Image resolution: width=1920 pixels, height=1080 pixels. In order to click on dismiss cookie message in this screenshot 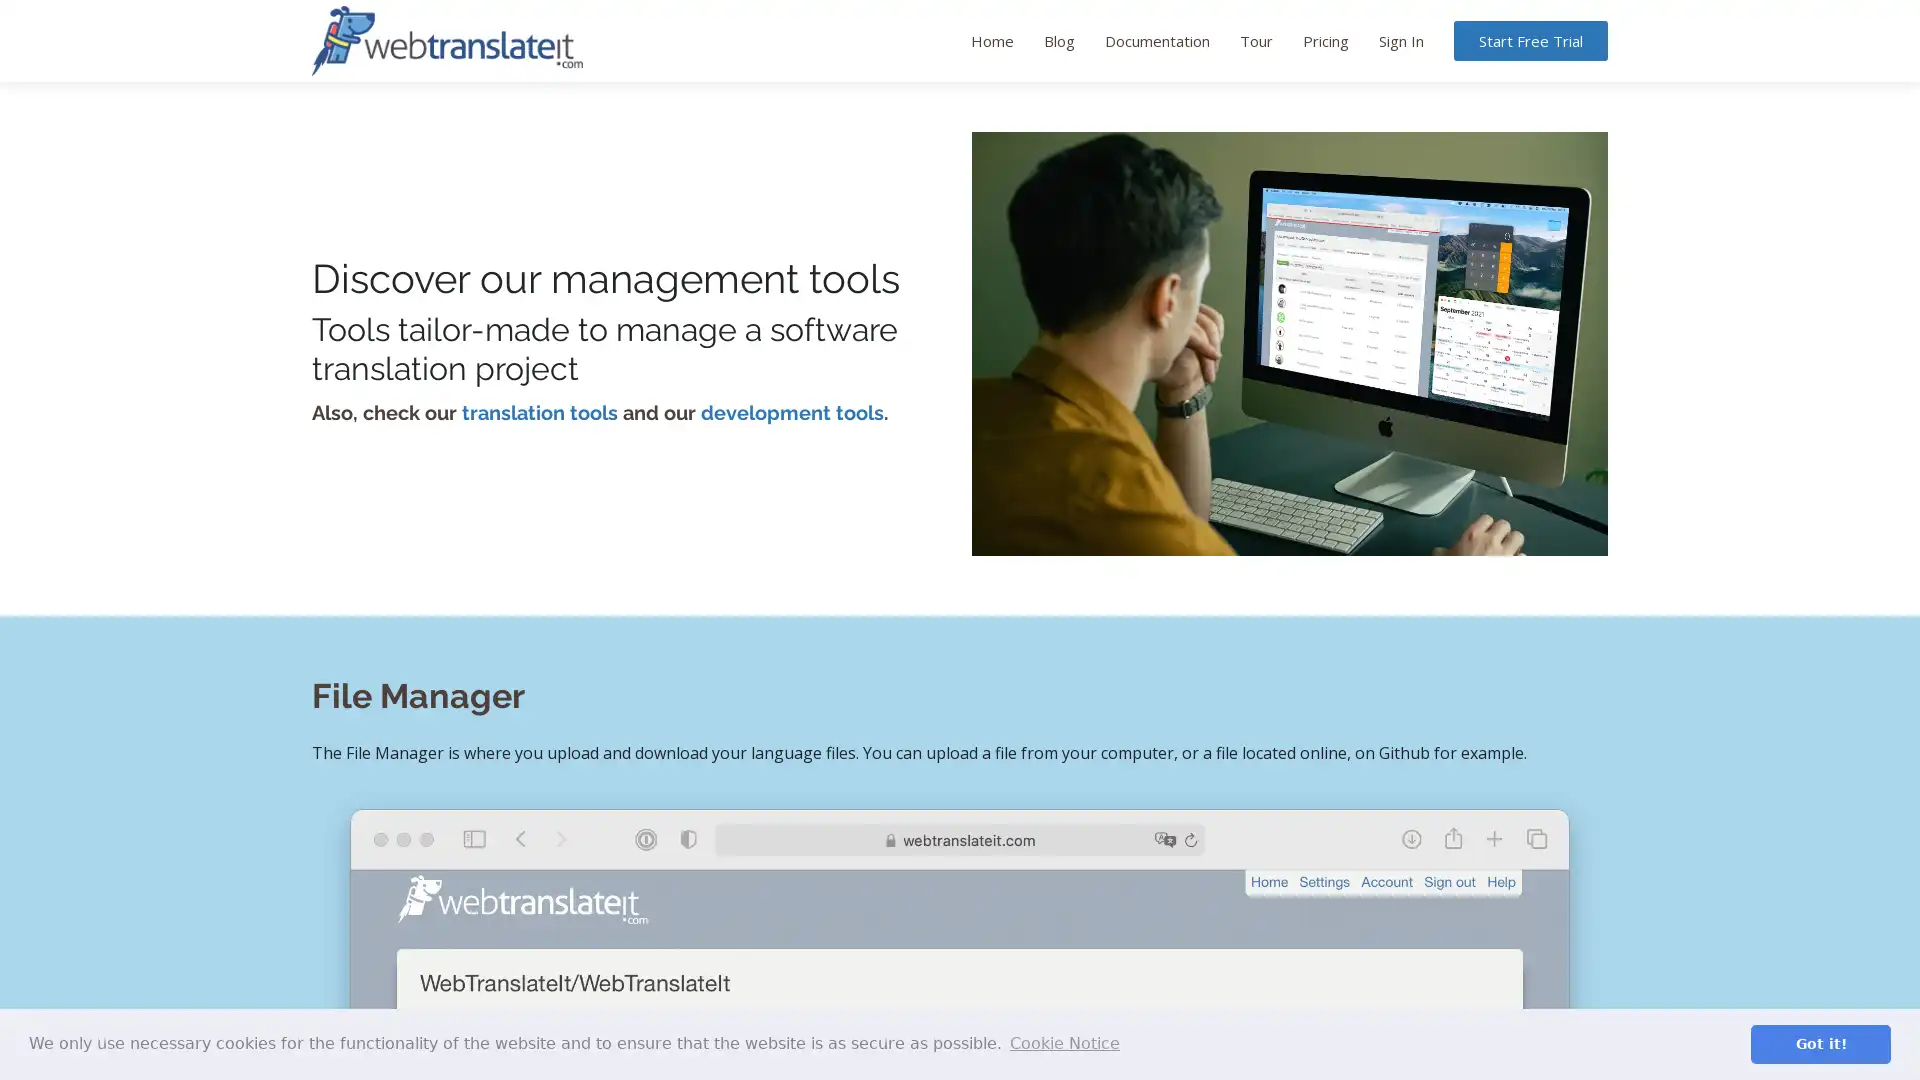, I will do `click(1820, 1043)`.